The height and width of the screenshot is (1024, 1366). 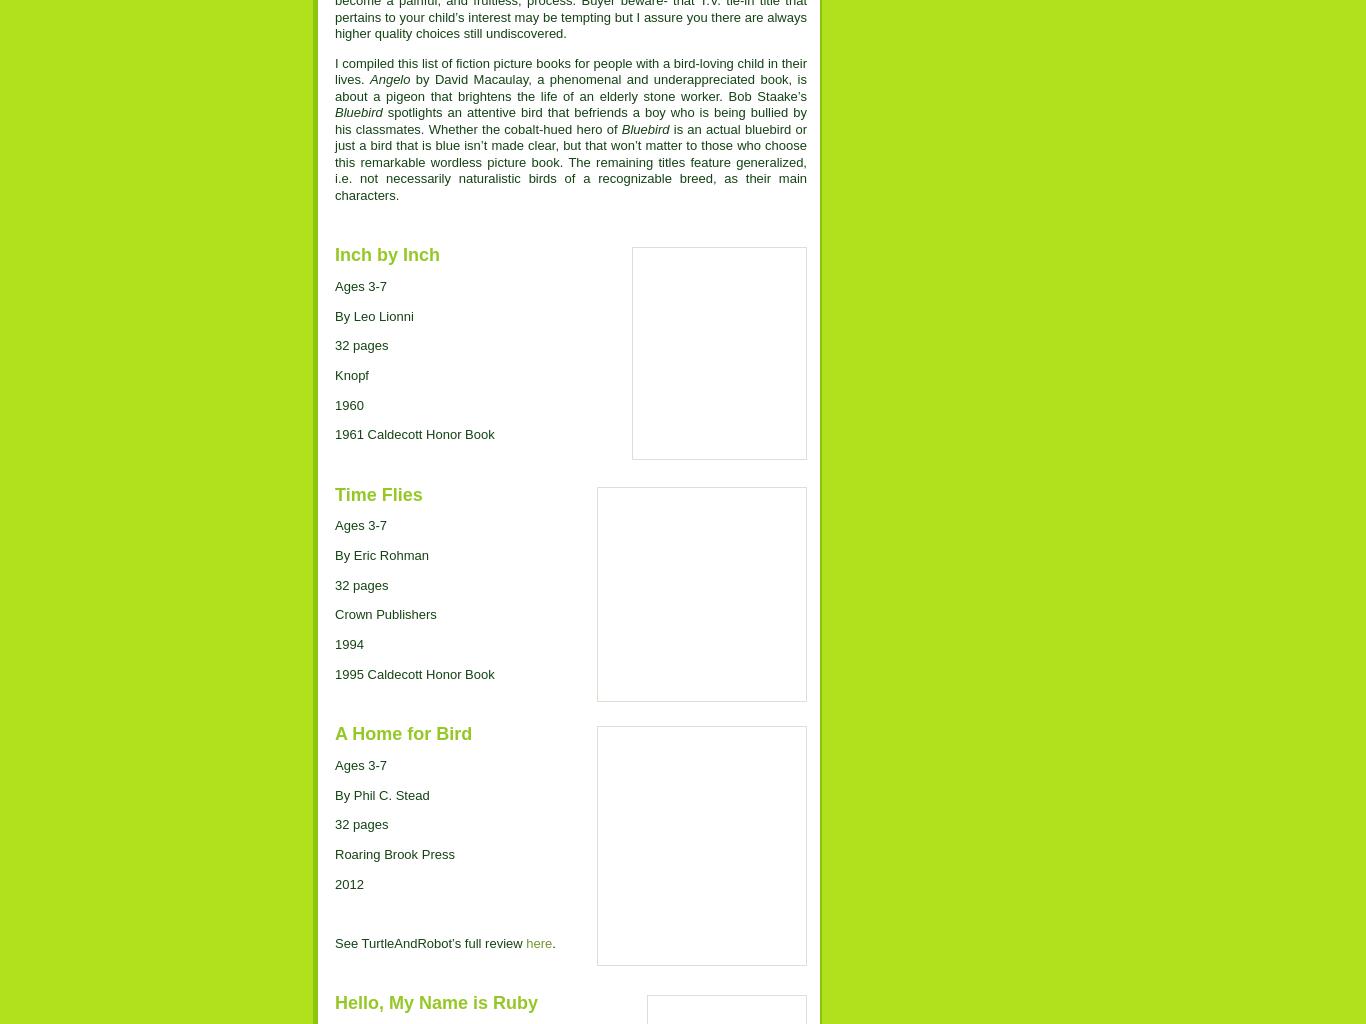 I want to click on 'By Leo Lionni', so click(x=373, y=314).